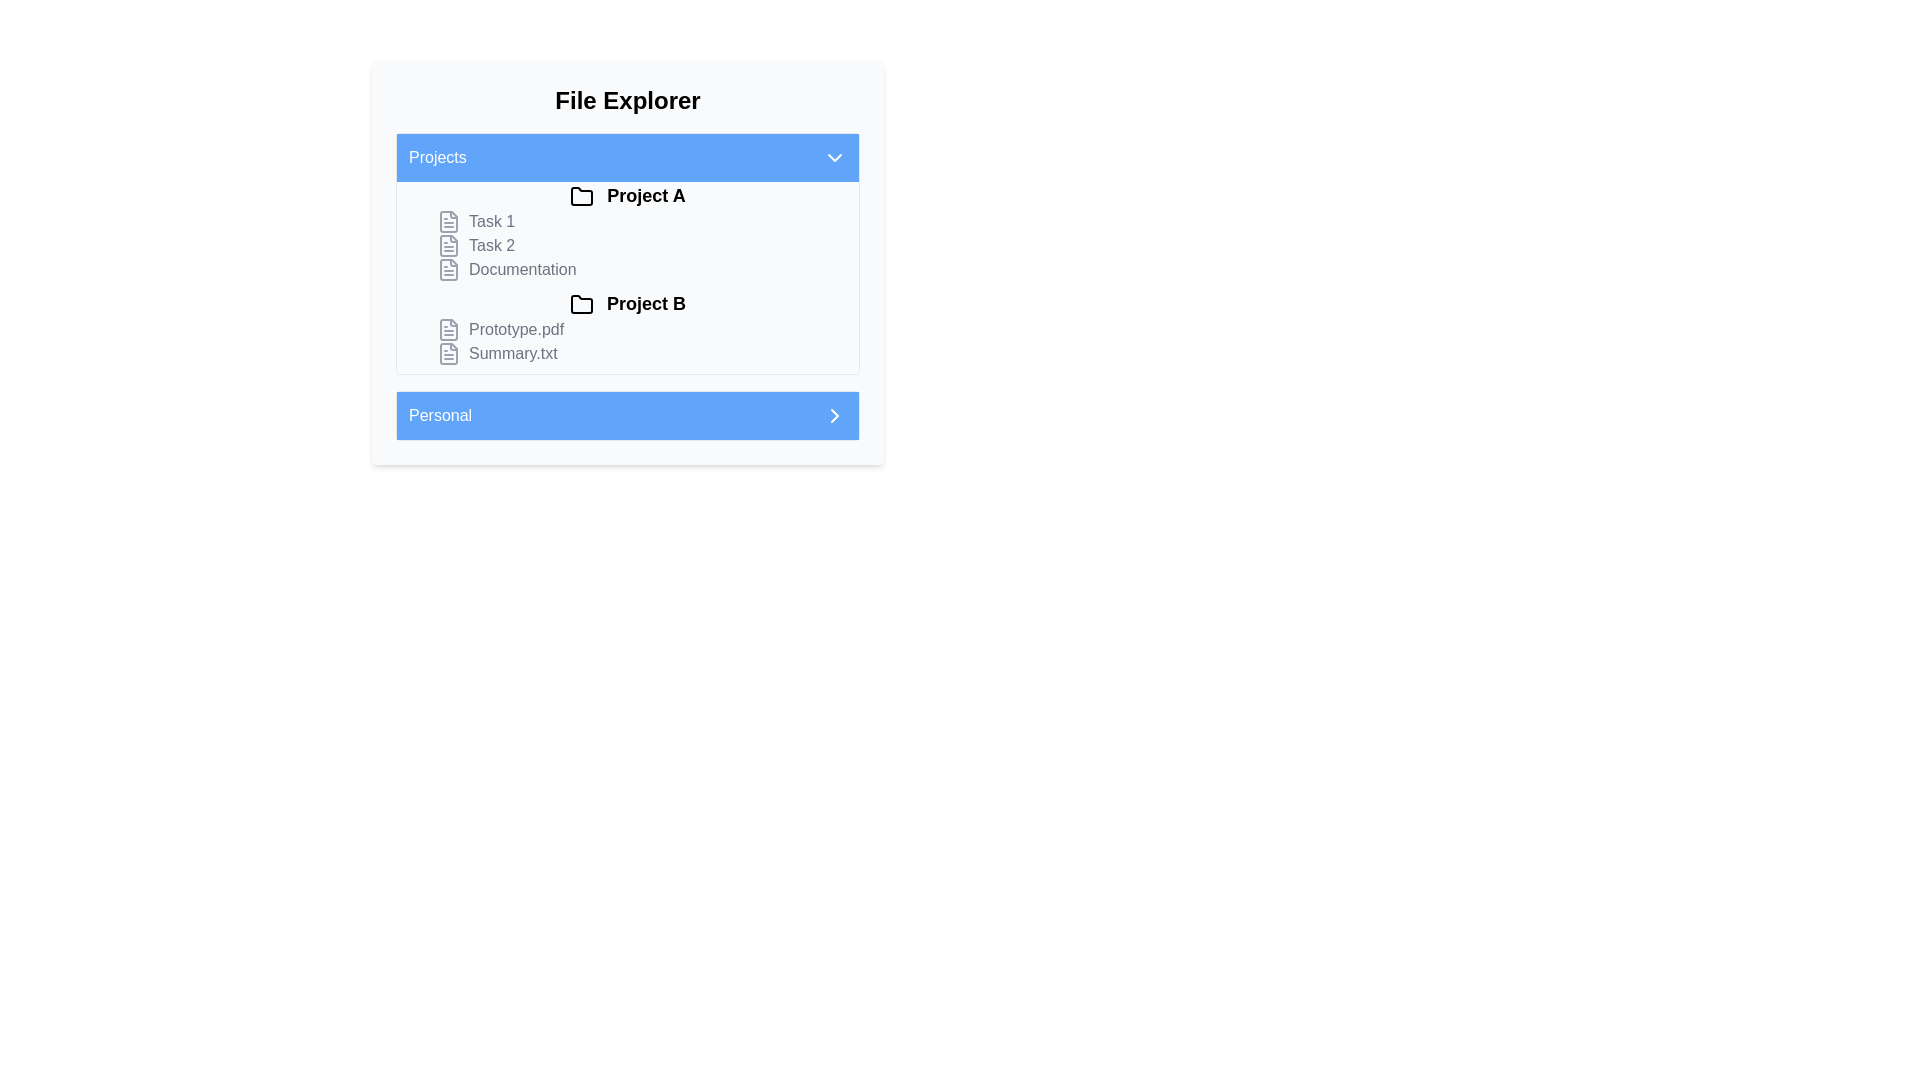 The height and width of the screenshot is (1080, 1920). What do you see at coordinates (448, 245) in the screenshot?
I see `the document icon located to the left of the text 'Task 2' in the 'Projects' section to interact with the corresponding item` at bounding box center [448, 245].